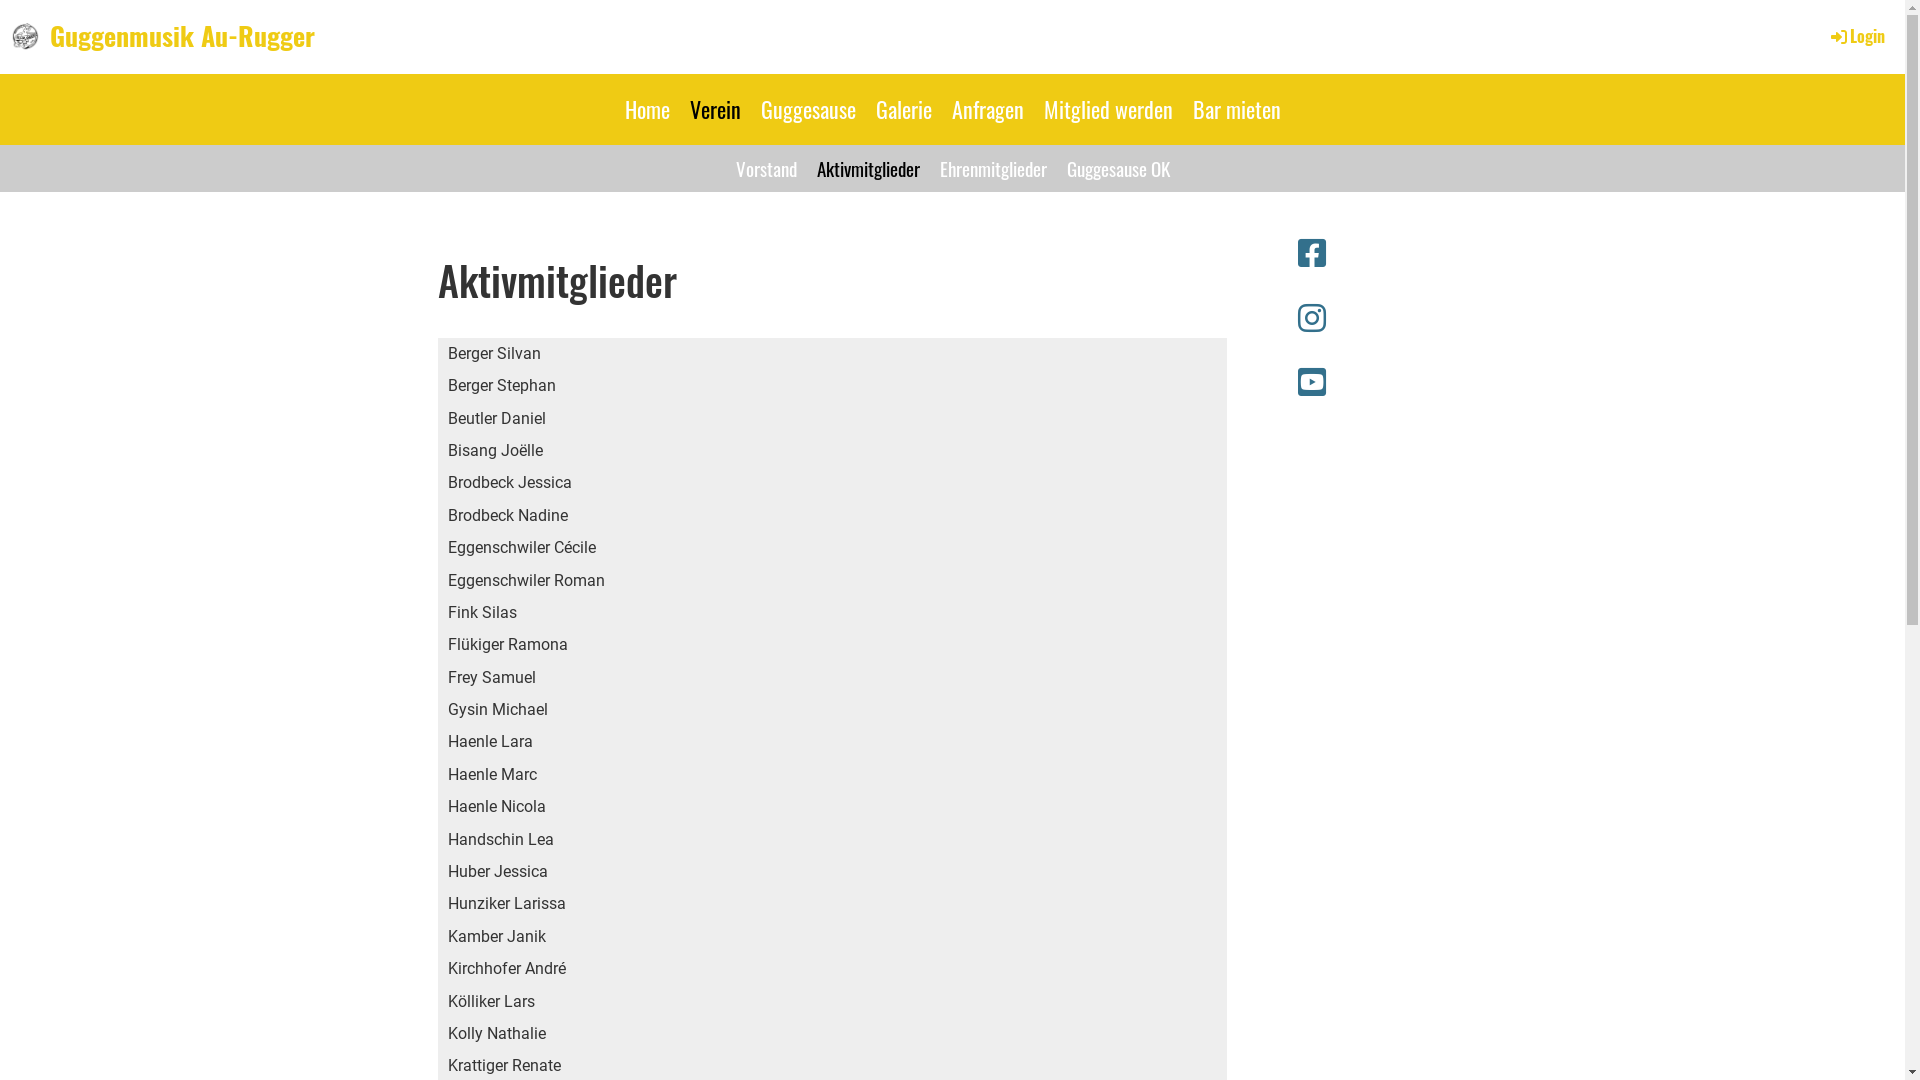  What do you see at coordinates (1235, 109) in the screenshot?
I see `'Bar mieten'` at bounding box center [1235, 109].